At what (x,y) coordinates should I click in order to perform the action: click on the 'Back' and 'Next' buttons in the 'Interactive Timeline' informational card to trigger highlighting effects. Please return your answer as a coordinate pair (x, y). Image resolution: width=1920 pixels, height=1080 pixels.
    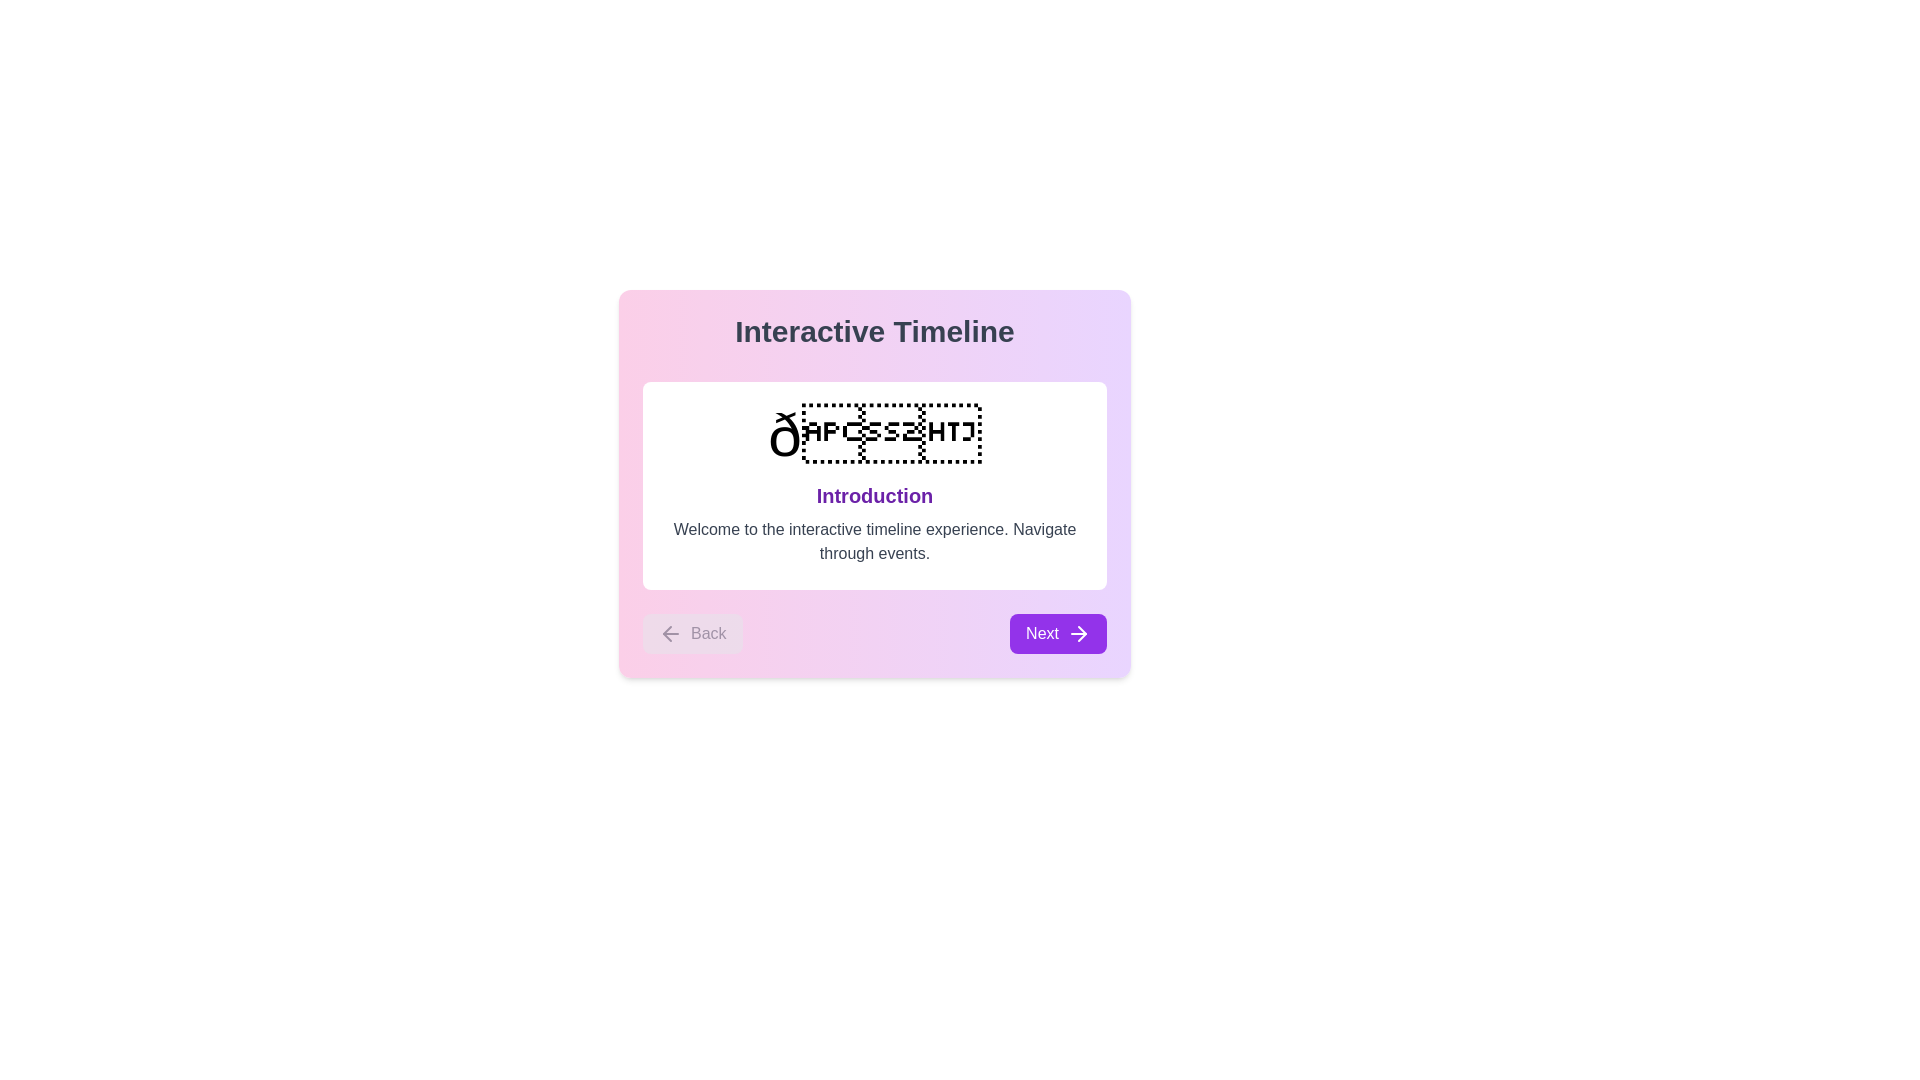
    Looking at the image, I should click on (874, 483).